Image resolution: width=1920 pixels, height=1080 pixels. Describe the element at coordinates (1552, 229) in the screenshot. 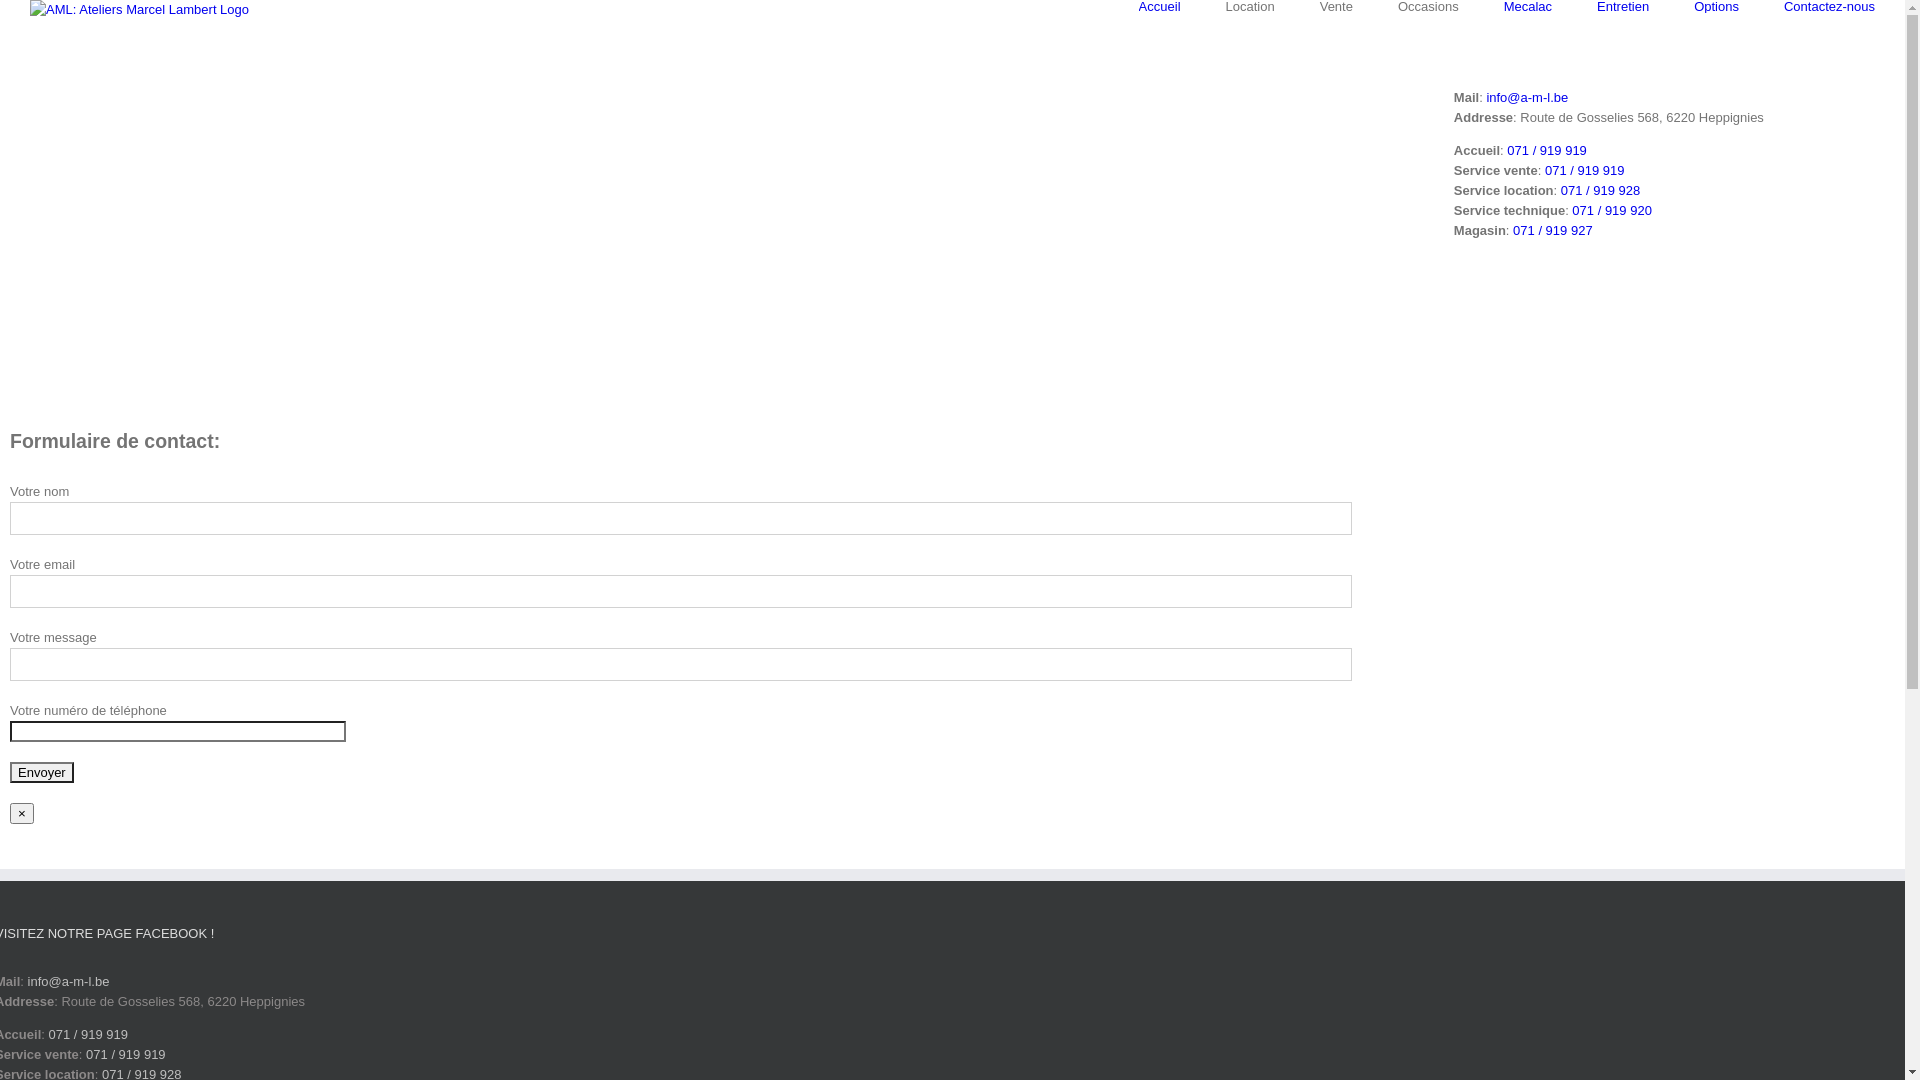

I see `'071 / 919 927'` at that location.